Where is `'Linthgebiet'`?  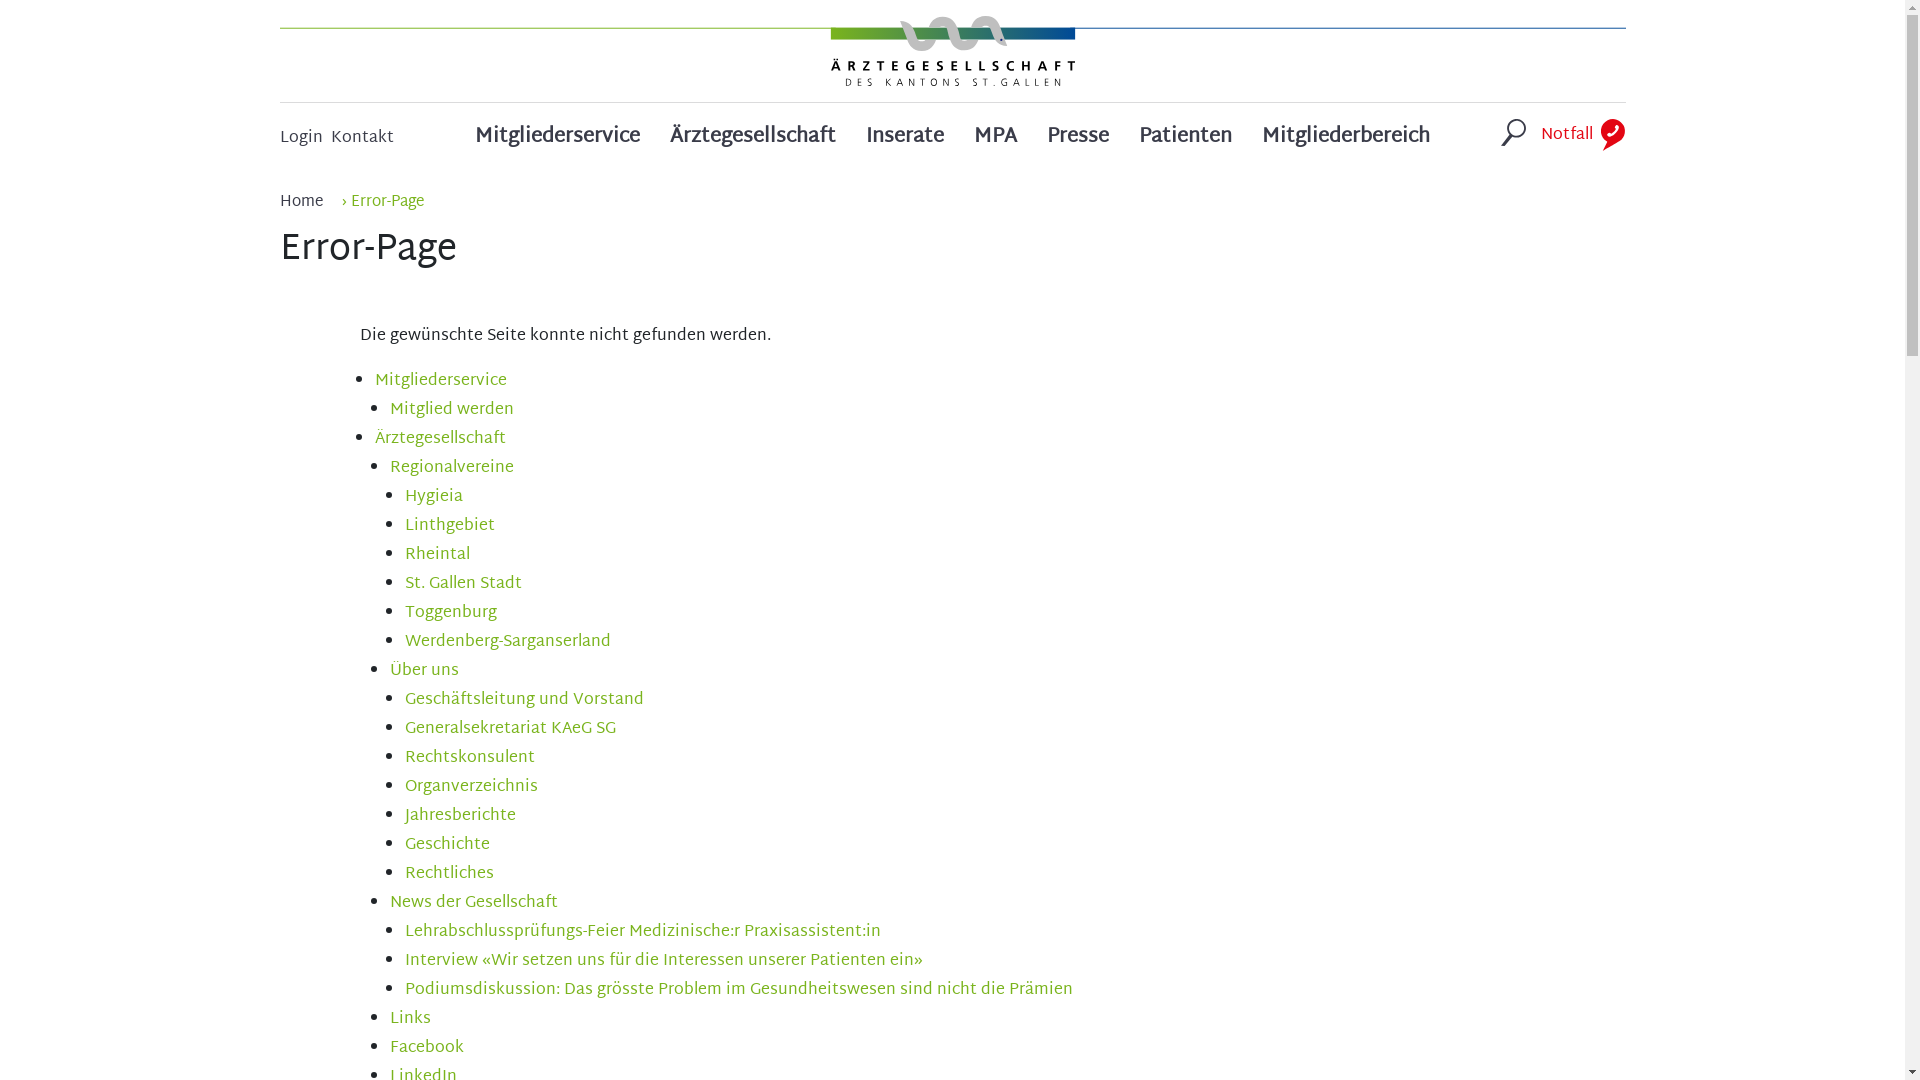 'Linthgebiet' is located at coordinates (448, 525).